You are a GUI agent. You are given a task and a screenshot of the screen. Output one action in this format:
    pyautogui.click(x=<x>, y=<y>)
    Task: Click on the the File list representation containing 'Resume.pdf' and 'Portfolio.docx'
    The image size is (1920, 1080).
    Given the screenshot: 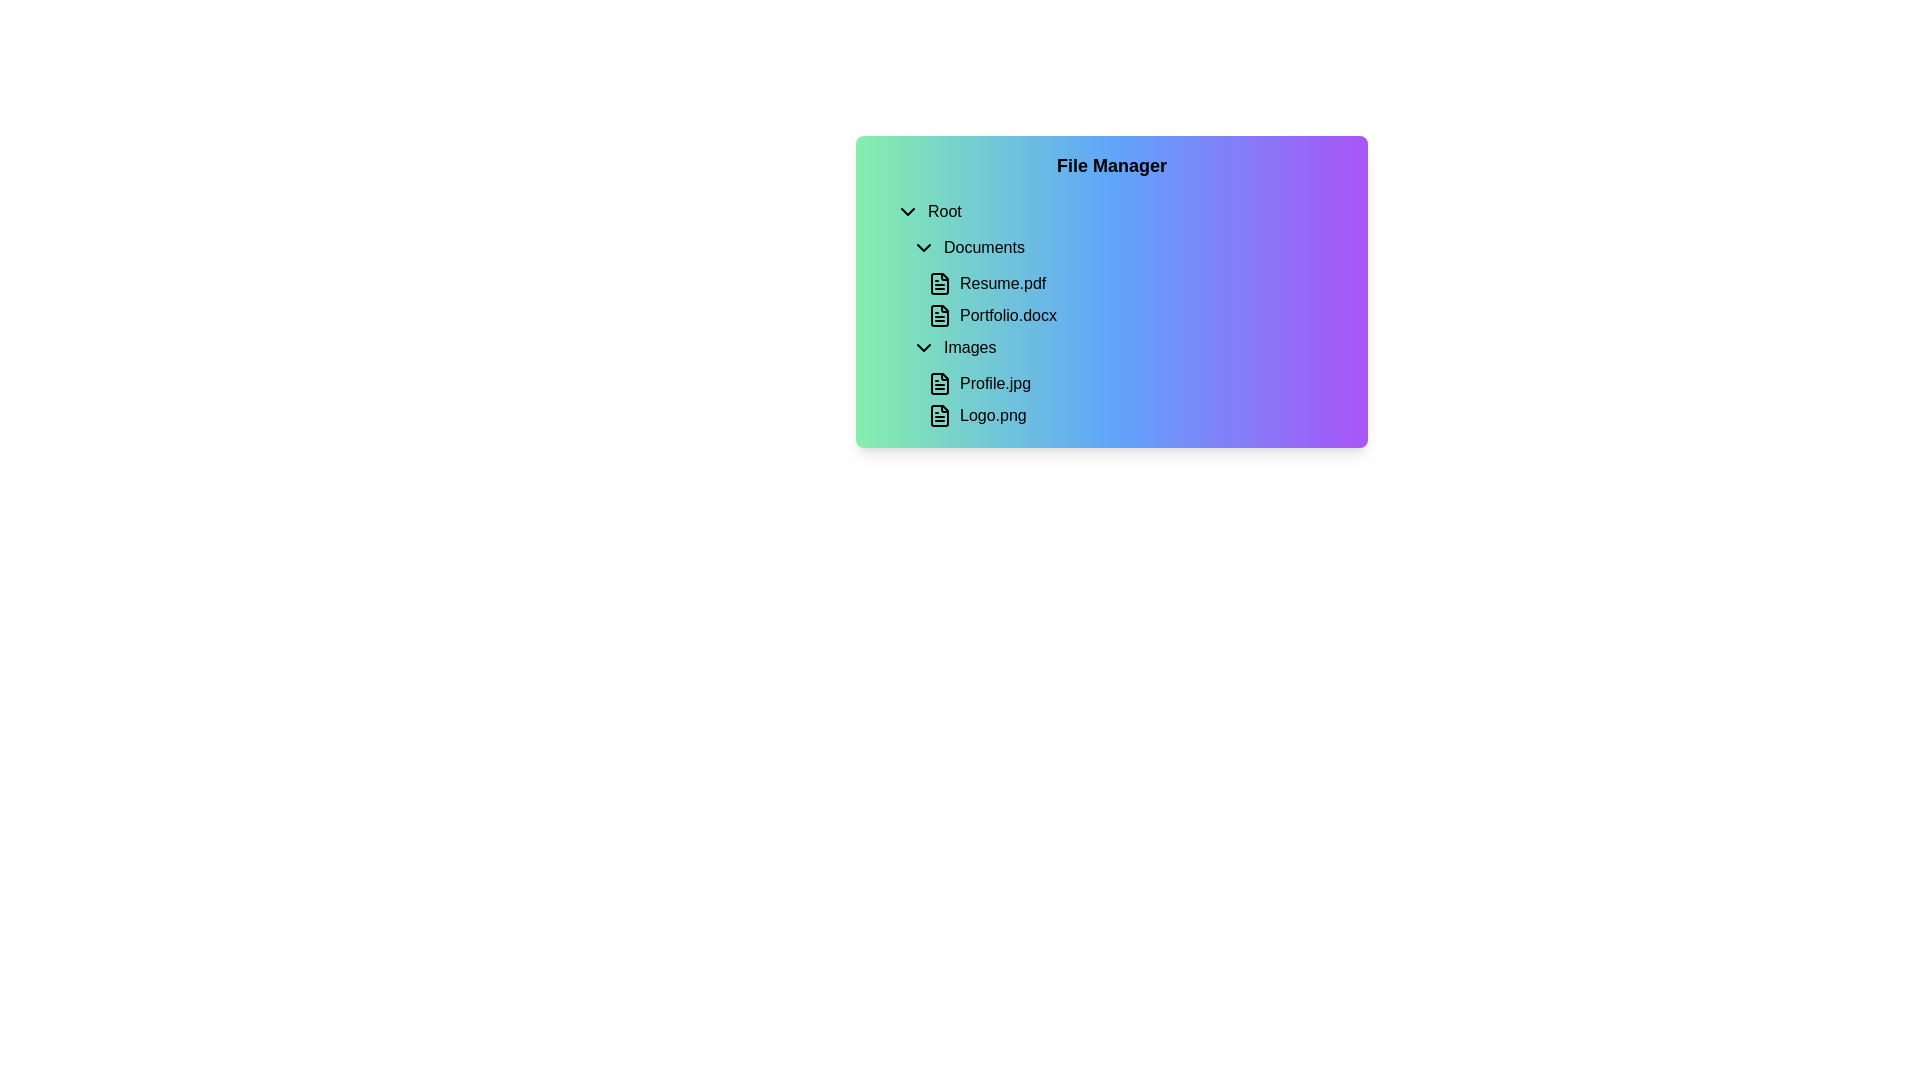 What is the action you would take?
    pyautogui.click(x=1128, y=300)
    